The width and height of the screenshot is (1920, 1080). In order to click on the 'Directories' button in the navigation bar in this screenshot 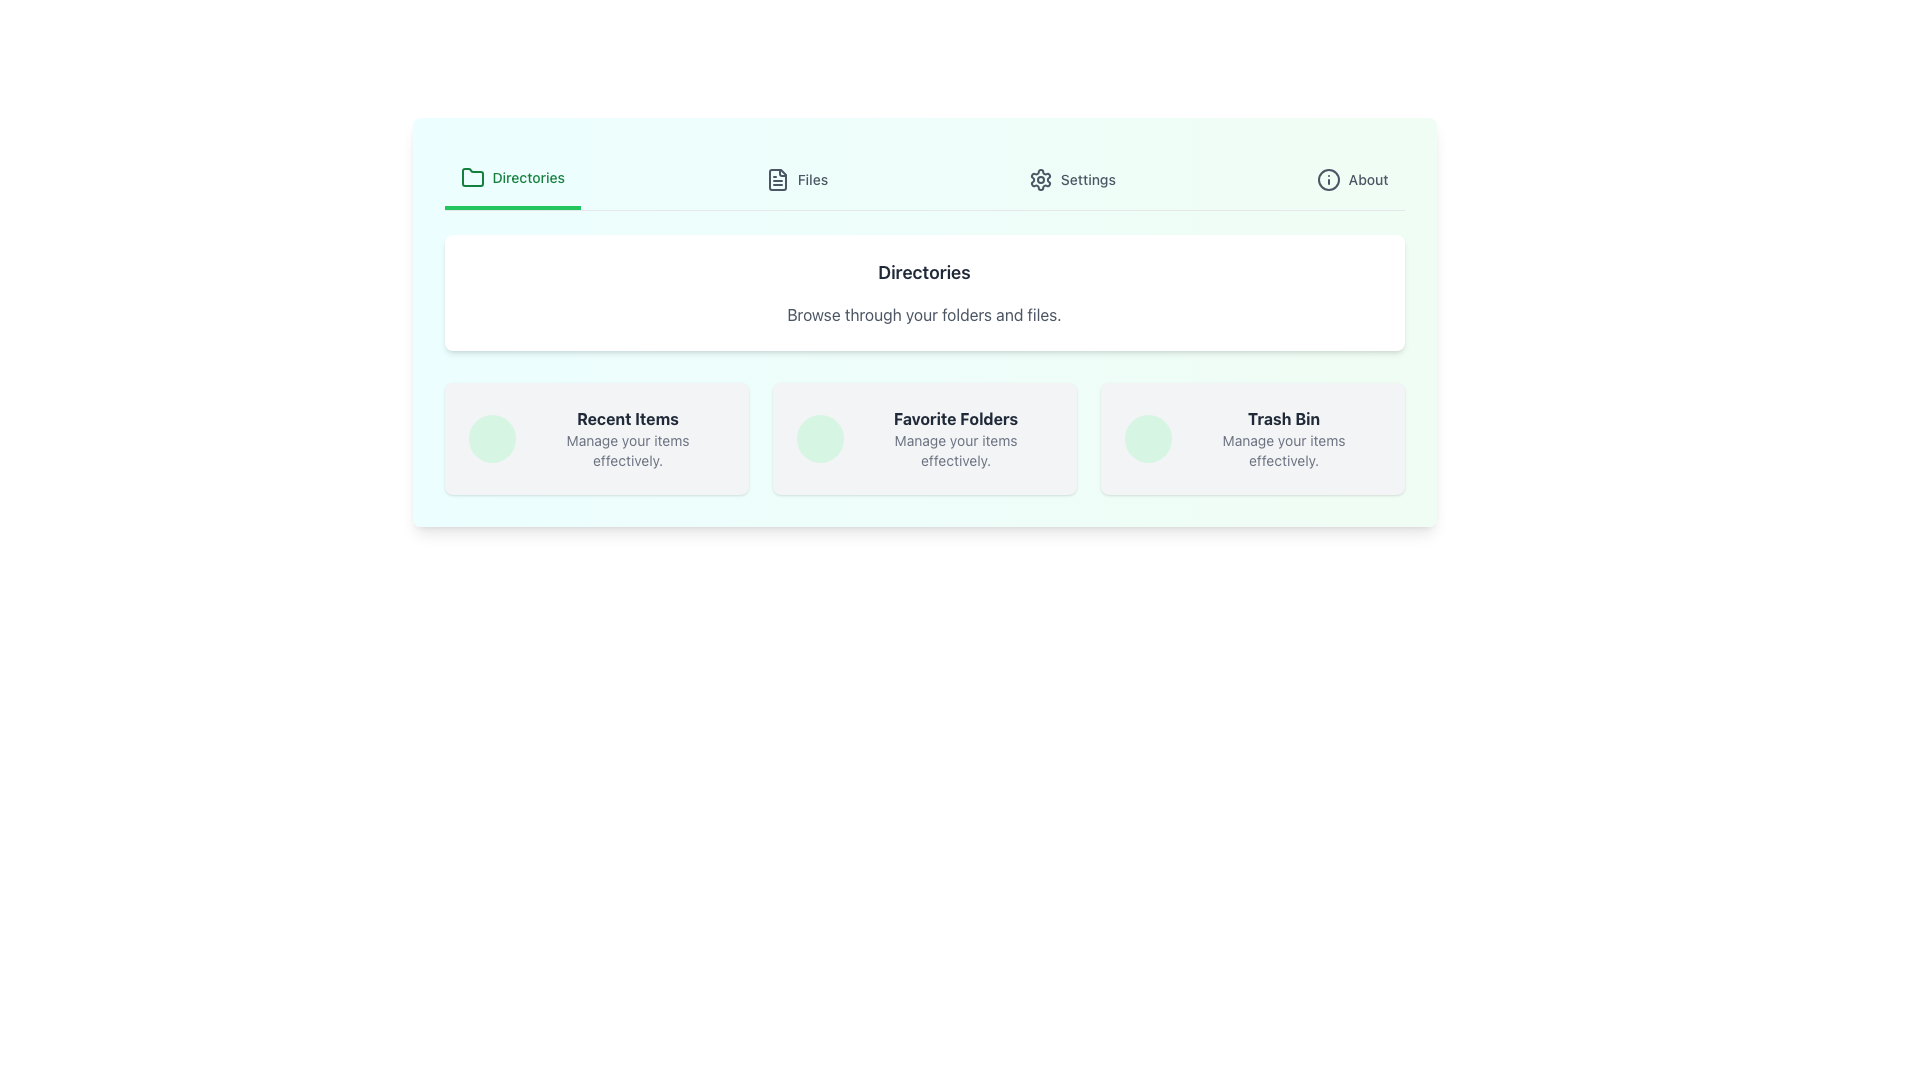, I will do `click(512, 180)`.